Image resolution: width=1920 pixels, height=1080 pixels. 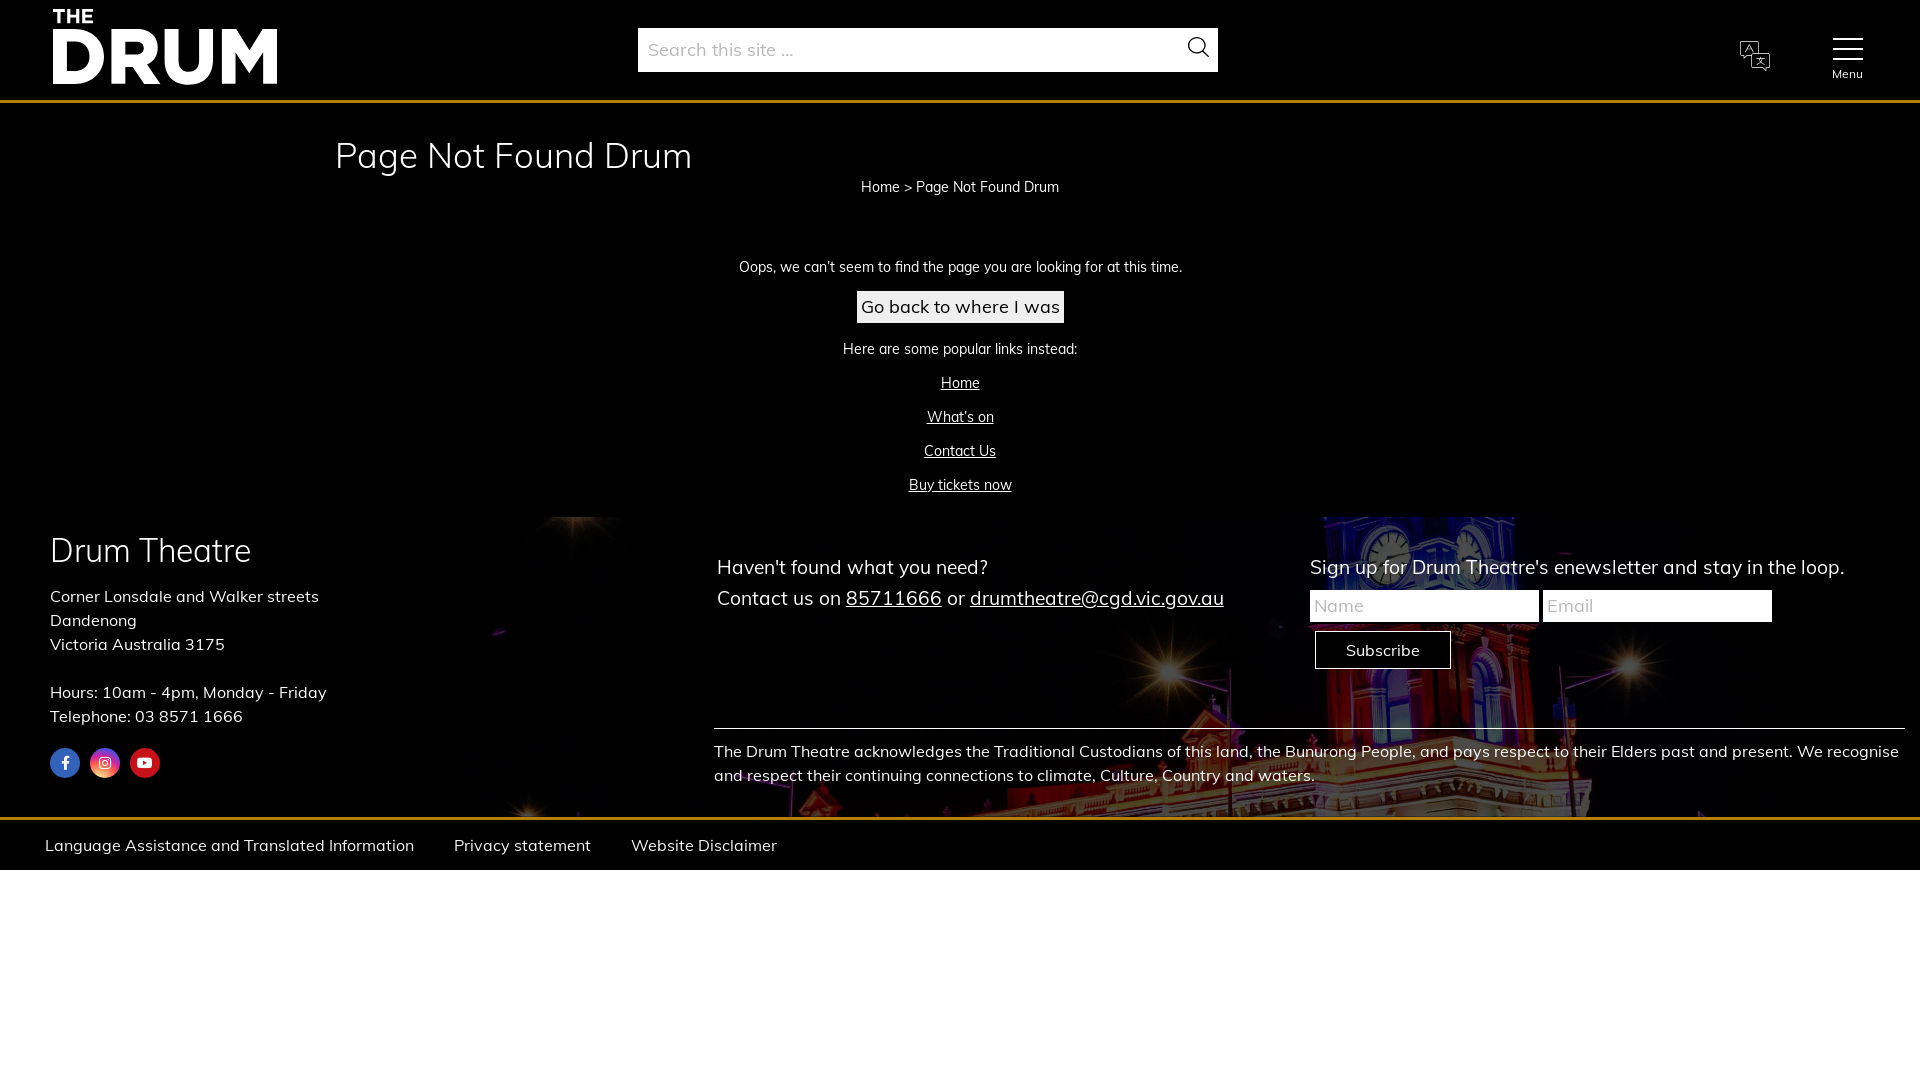 What do you see at coordinates (229, 844) in the screenshot?
I see `'Language Assistance and Translated Information'` at bounding box center [229, 844].